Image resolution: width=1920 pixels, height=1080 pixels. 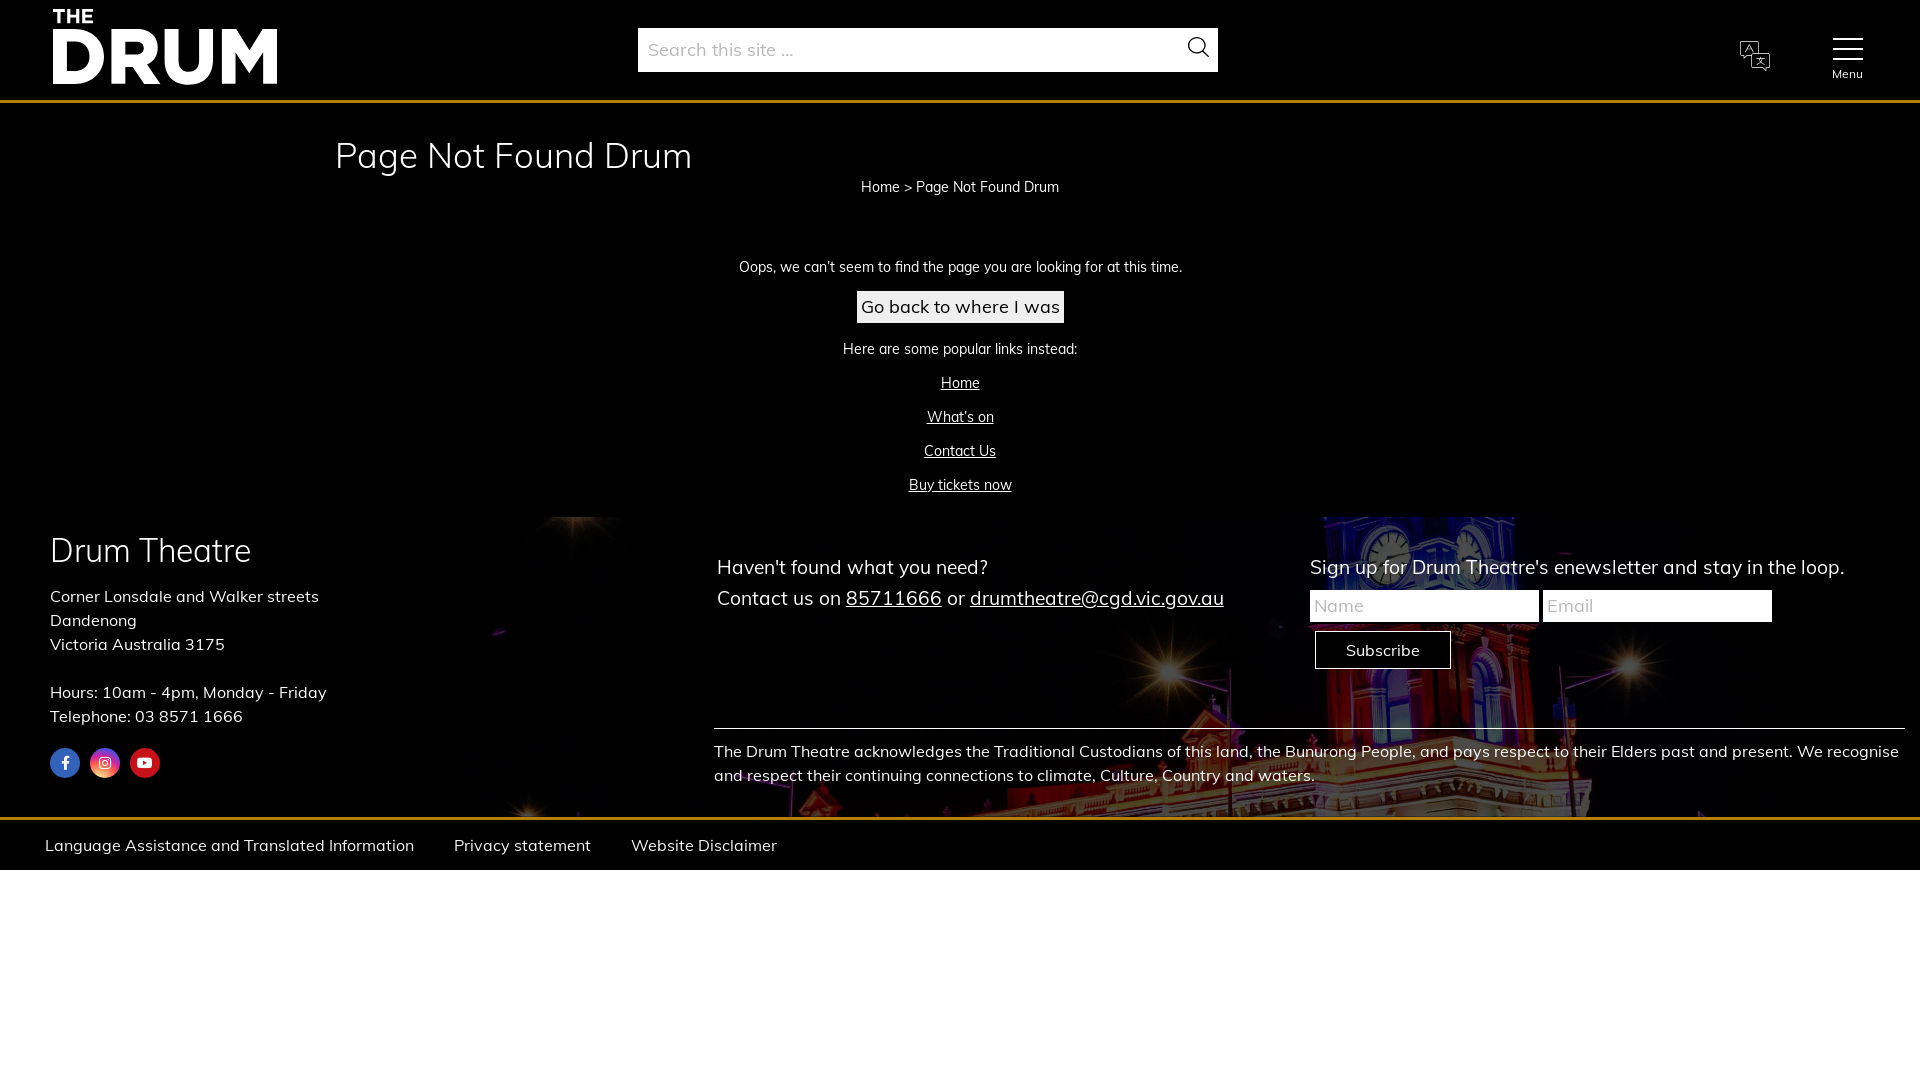 What do you see at coordinates (229, 844) in the screenshot?
I see `'Language Assistance and Translated Information'` at bounding box center [229, 844].